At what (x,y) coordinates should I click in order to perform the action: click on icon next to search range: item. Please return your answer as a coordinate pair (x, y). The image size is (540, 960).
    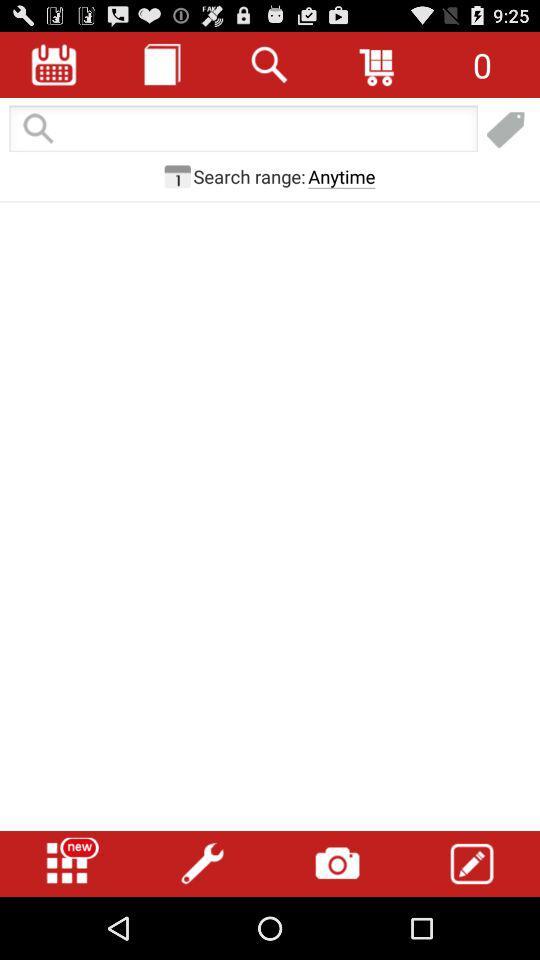
    Looking at the image, I should click on (340, 175).